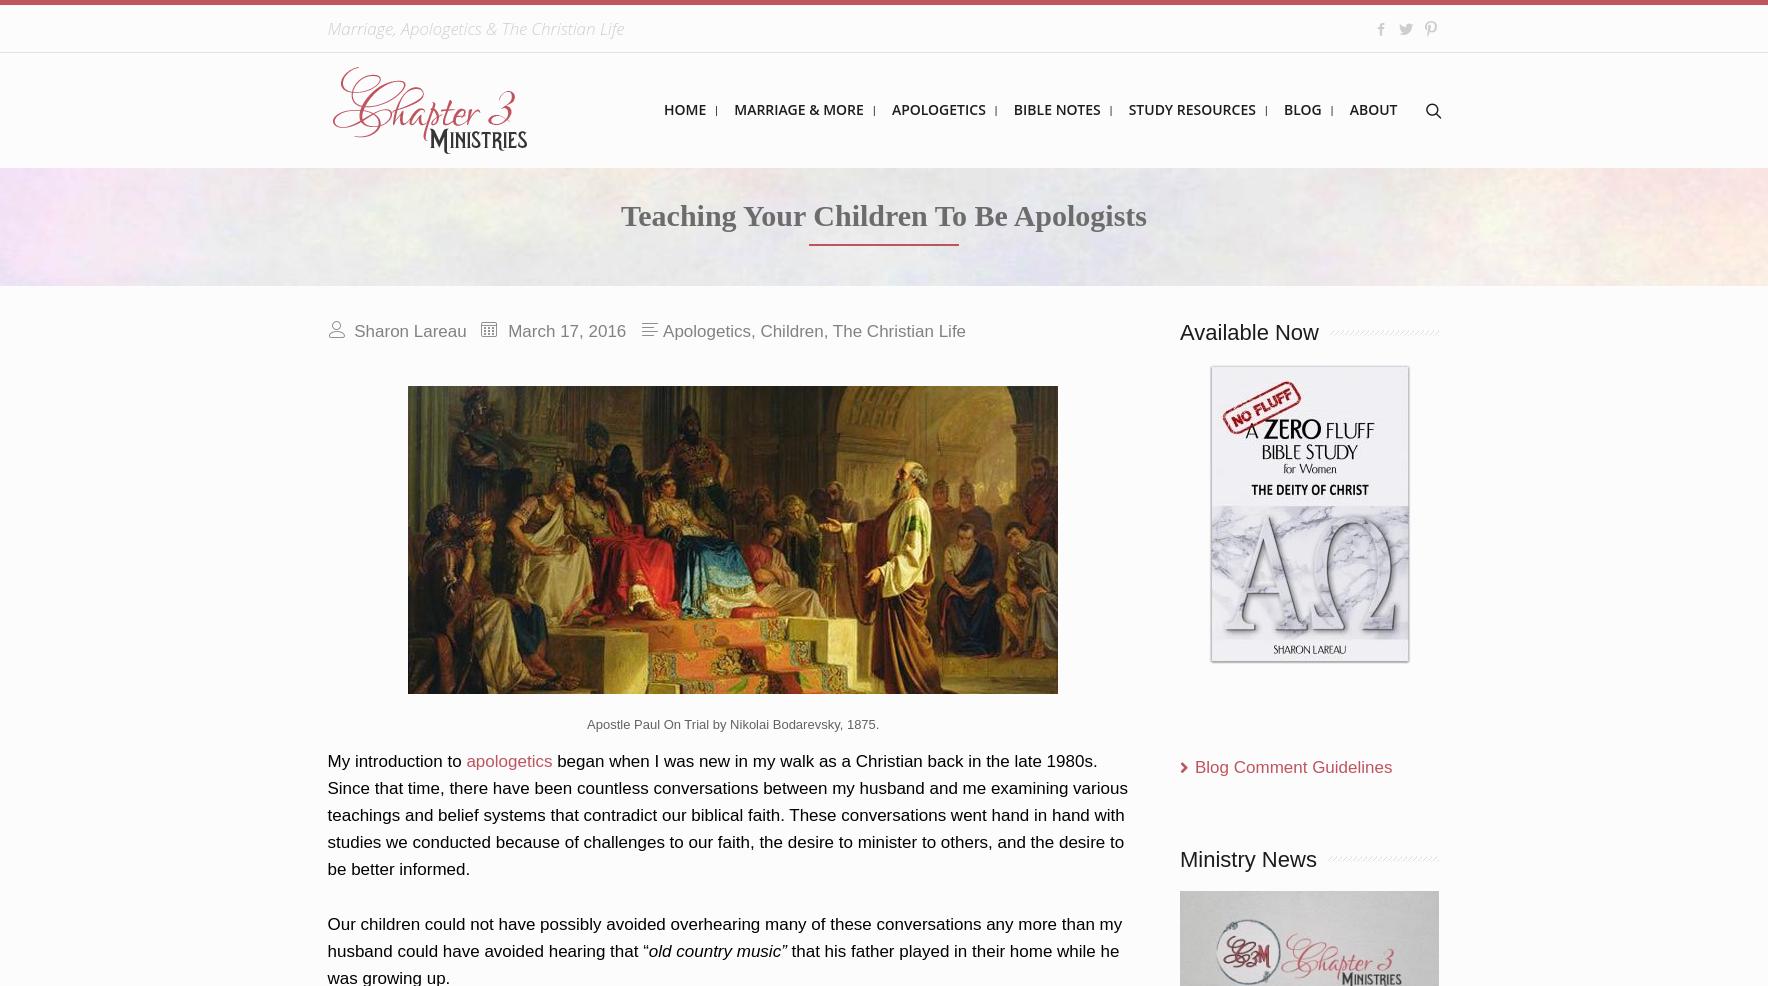 This screenshot has height=986, width=1768. What do you see at coordinates (327, 815) in the screenshot?
I see `'began when I was new in my walk as a Christian back in the late 1980s. Since that time, there have been countless conversations between my husband and me examining various teachings and belief systems that contradict our biblical faith. These conversations went hand in hand with studies we conducted because of challenges to our faith, the desire to minister to others, and the desire to be better informed.'` at bounding box center [327, 815].